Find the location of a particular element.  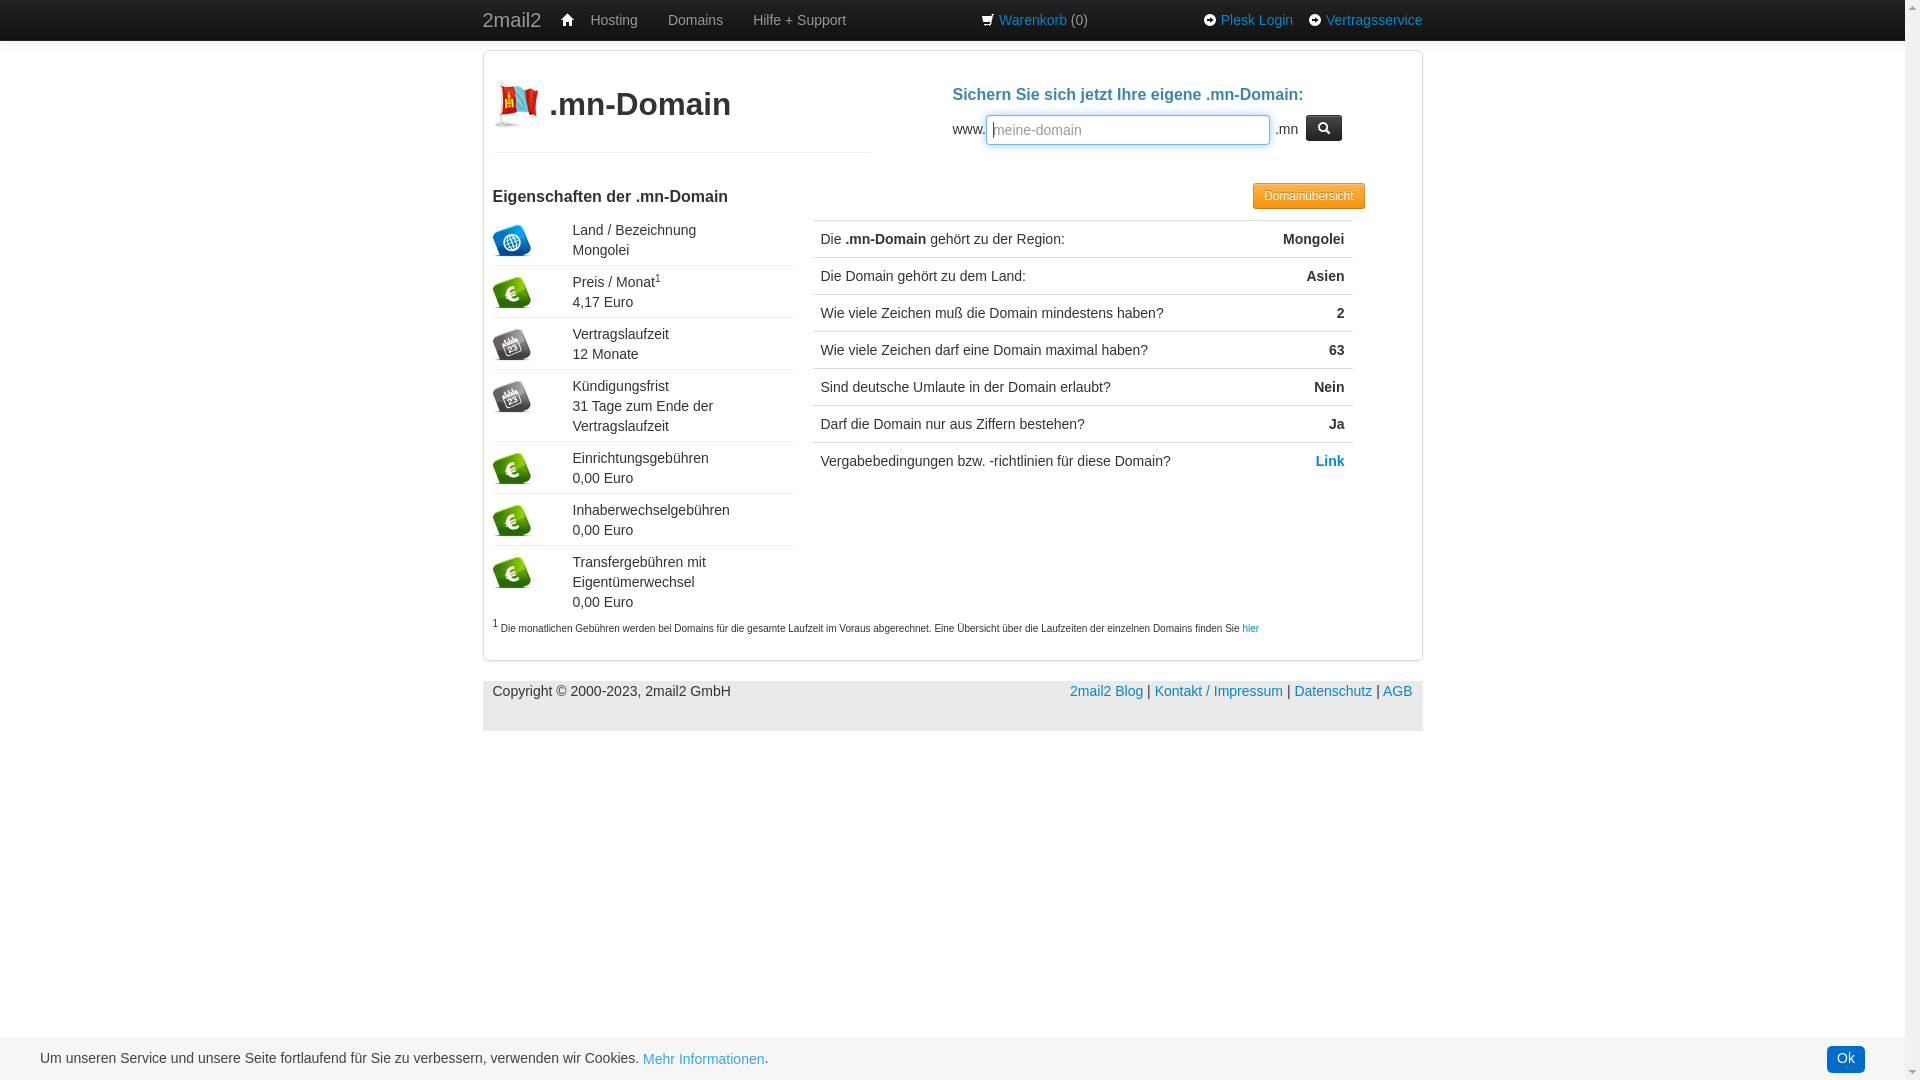

'hier' is located at coordinates (1249, 627).